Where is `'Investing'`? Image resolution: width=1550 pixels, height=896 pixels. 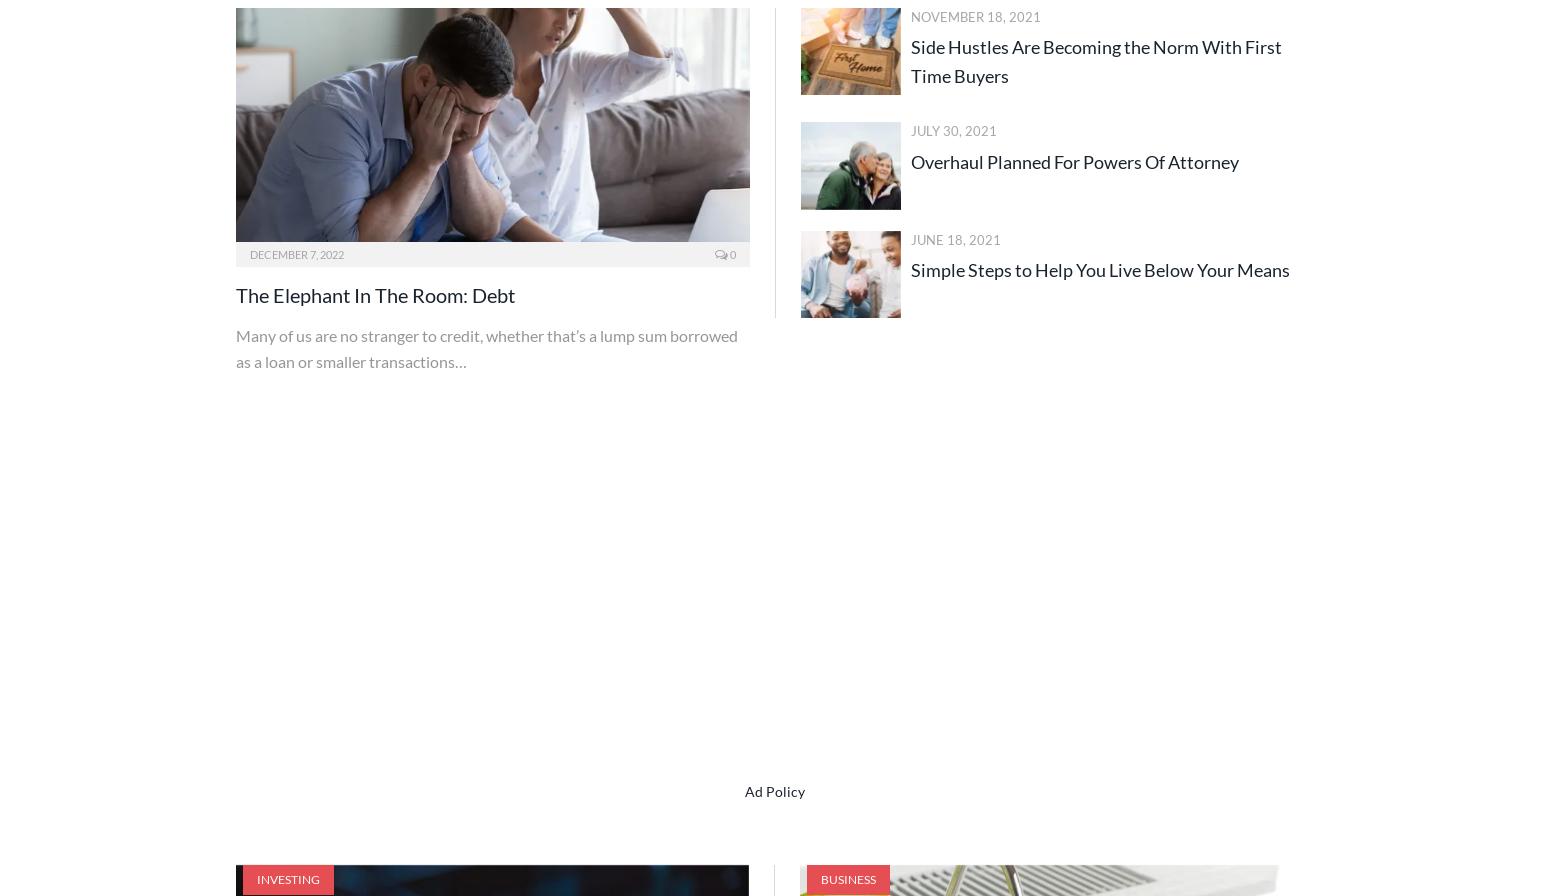
'Investing' is located at coordinates (288, 878).